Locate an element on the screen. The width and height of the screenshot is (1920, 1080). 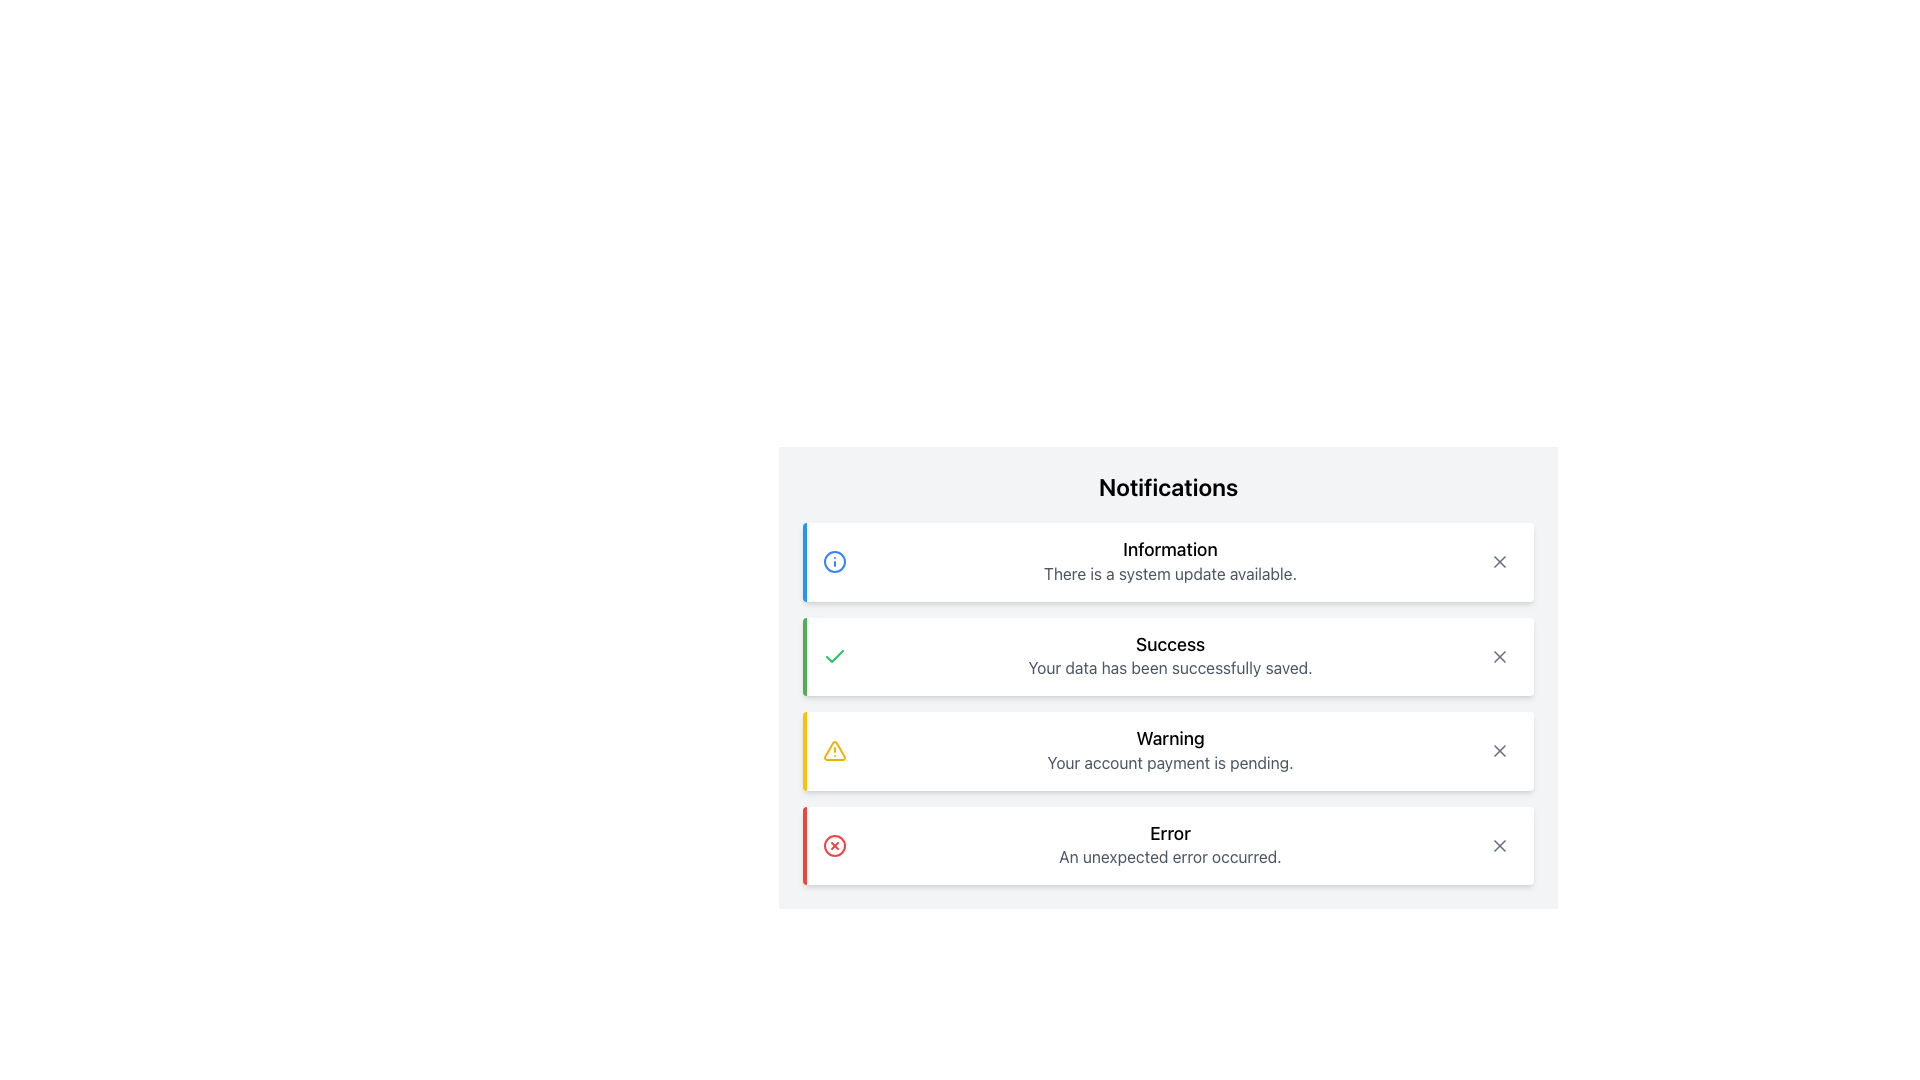
the 'X' icon located on the right side of the 'Warning' notification is located at coordinates (1499, 751).